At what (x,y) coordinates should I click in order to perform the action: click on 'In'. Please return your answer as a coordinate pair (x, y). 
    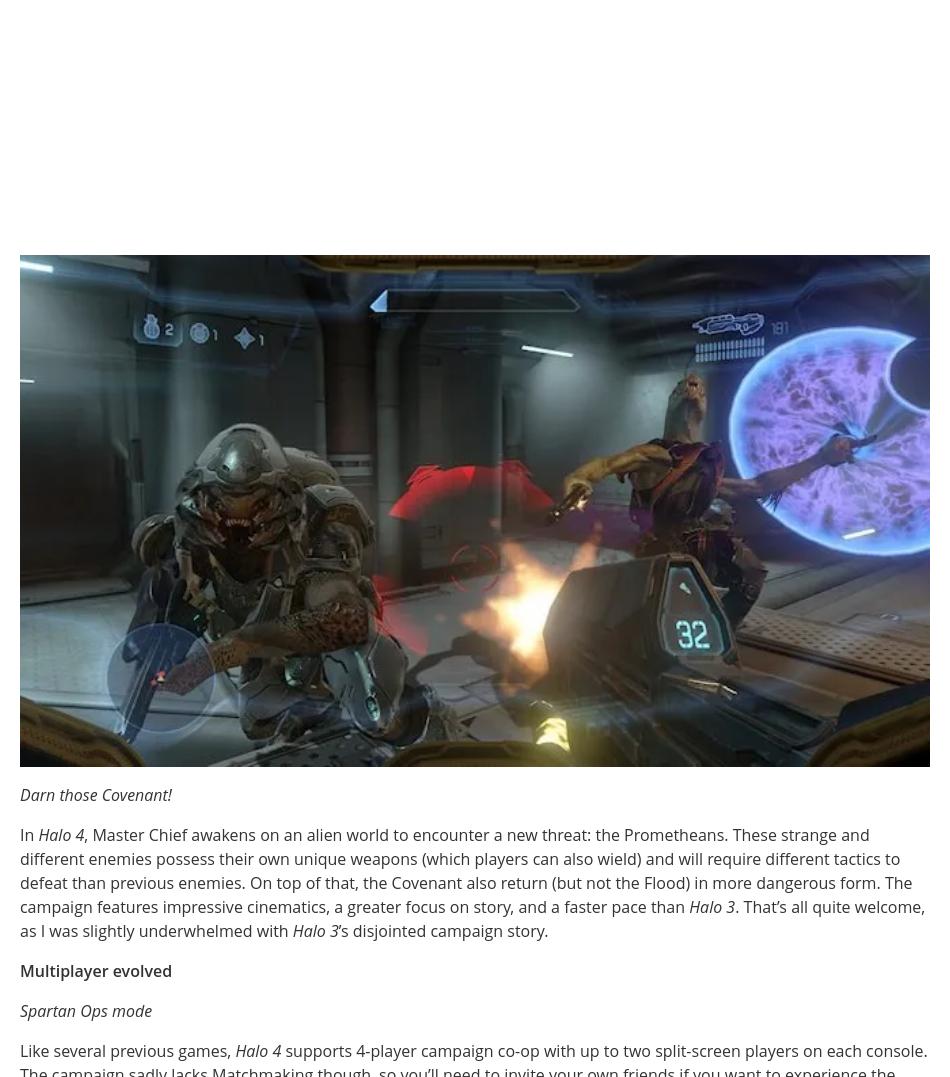
    Looking at the image, I should click on (28, 833).